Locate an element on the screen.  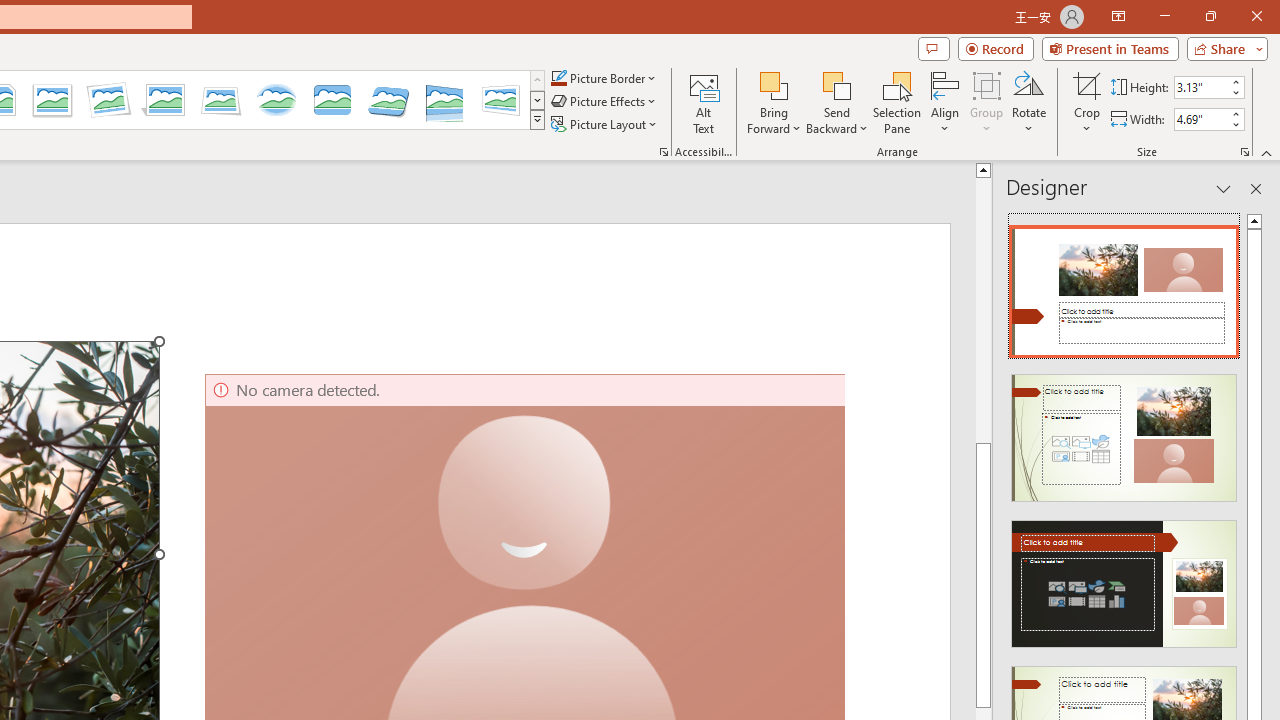
'Send Backward' is located at coordinates (837, 84).